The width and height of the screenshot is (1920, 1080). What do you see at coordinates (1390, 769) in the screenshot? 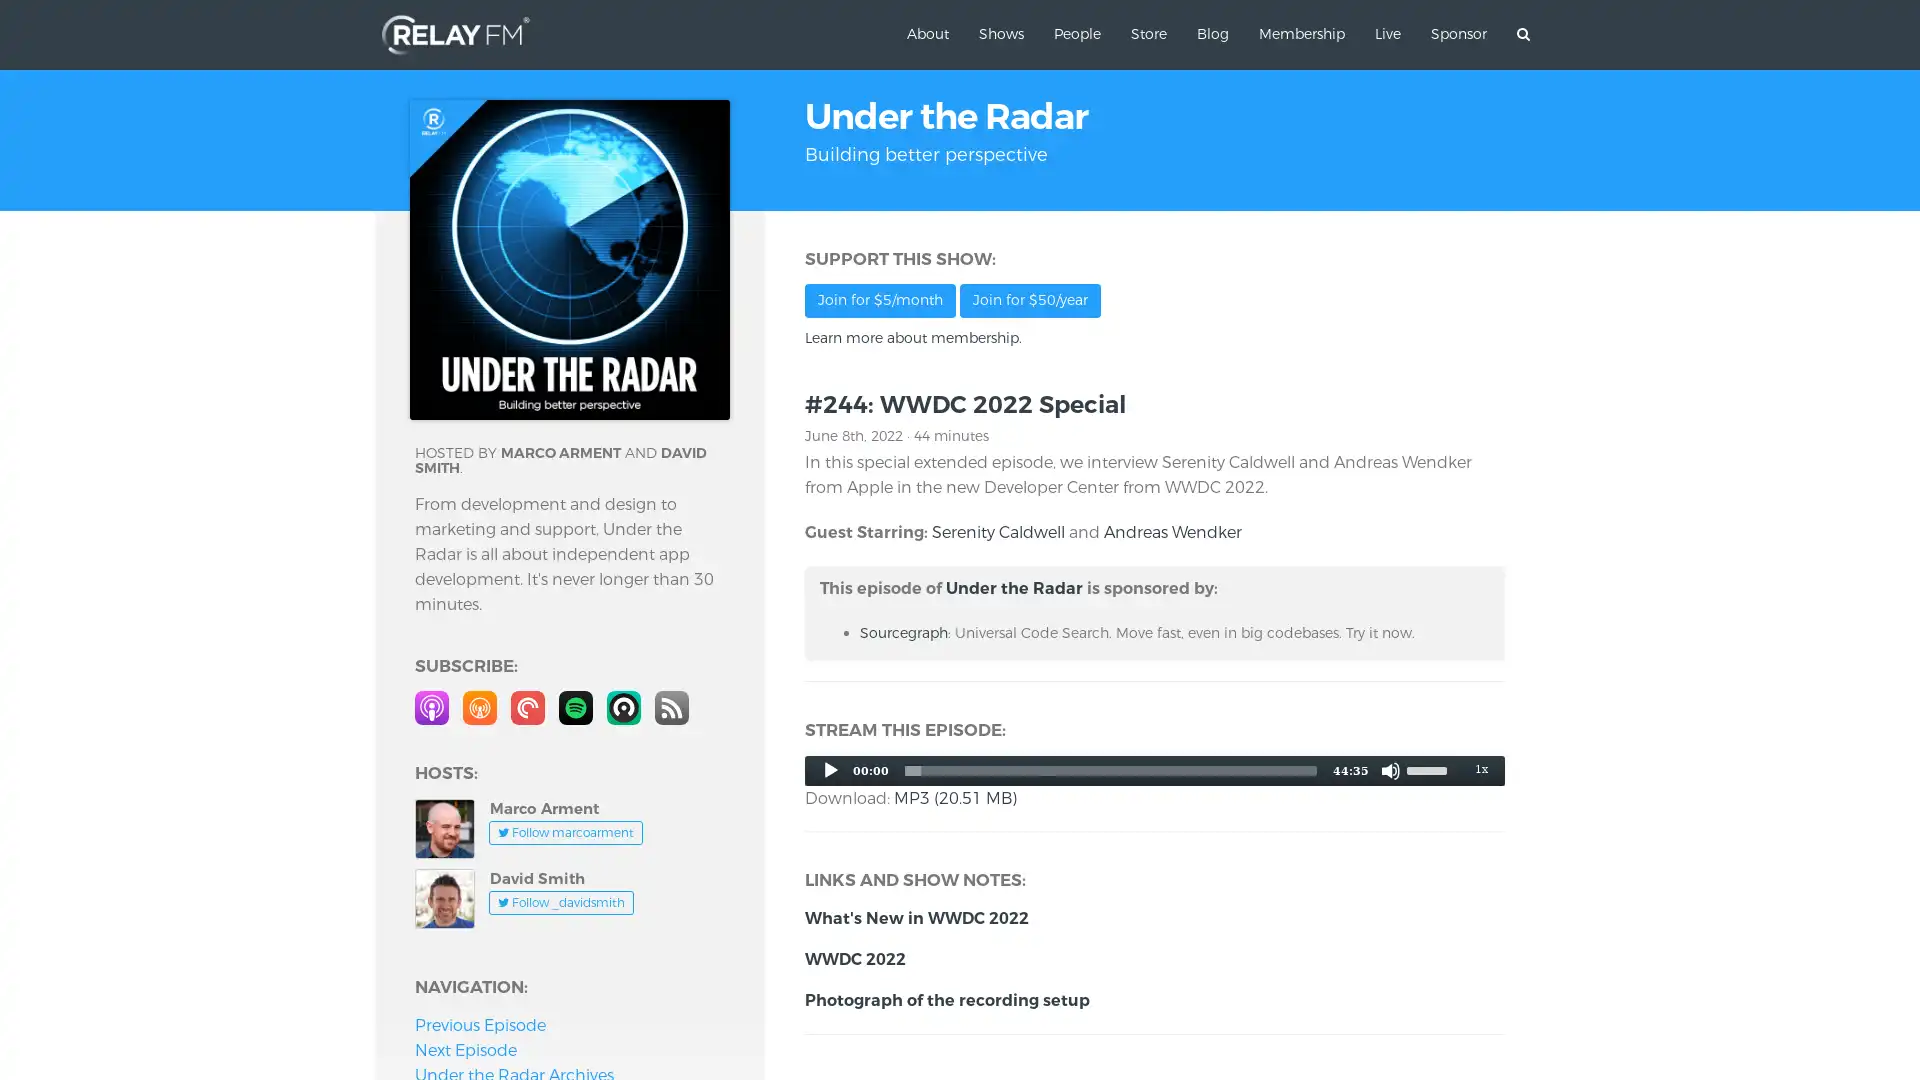
I see `Mute` at bounding box center [1390, 769].